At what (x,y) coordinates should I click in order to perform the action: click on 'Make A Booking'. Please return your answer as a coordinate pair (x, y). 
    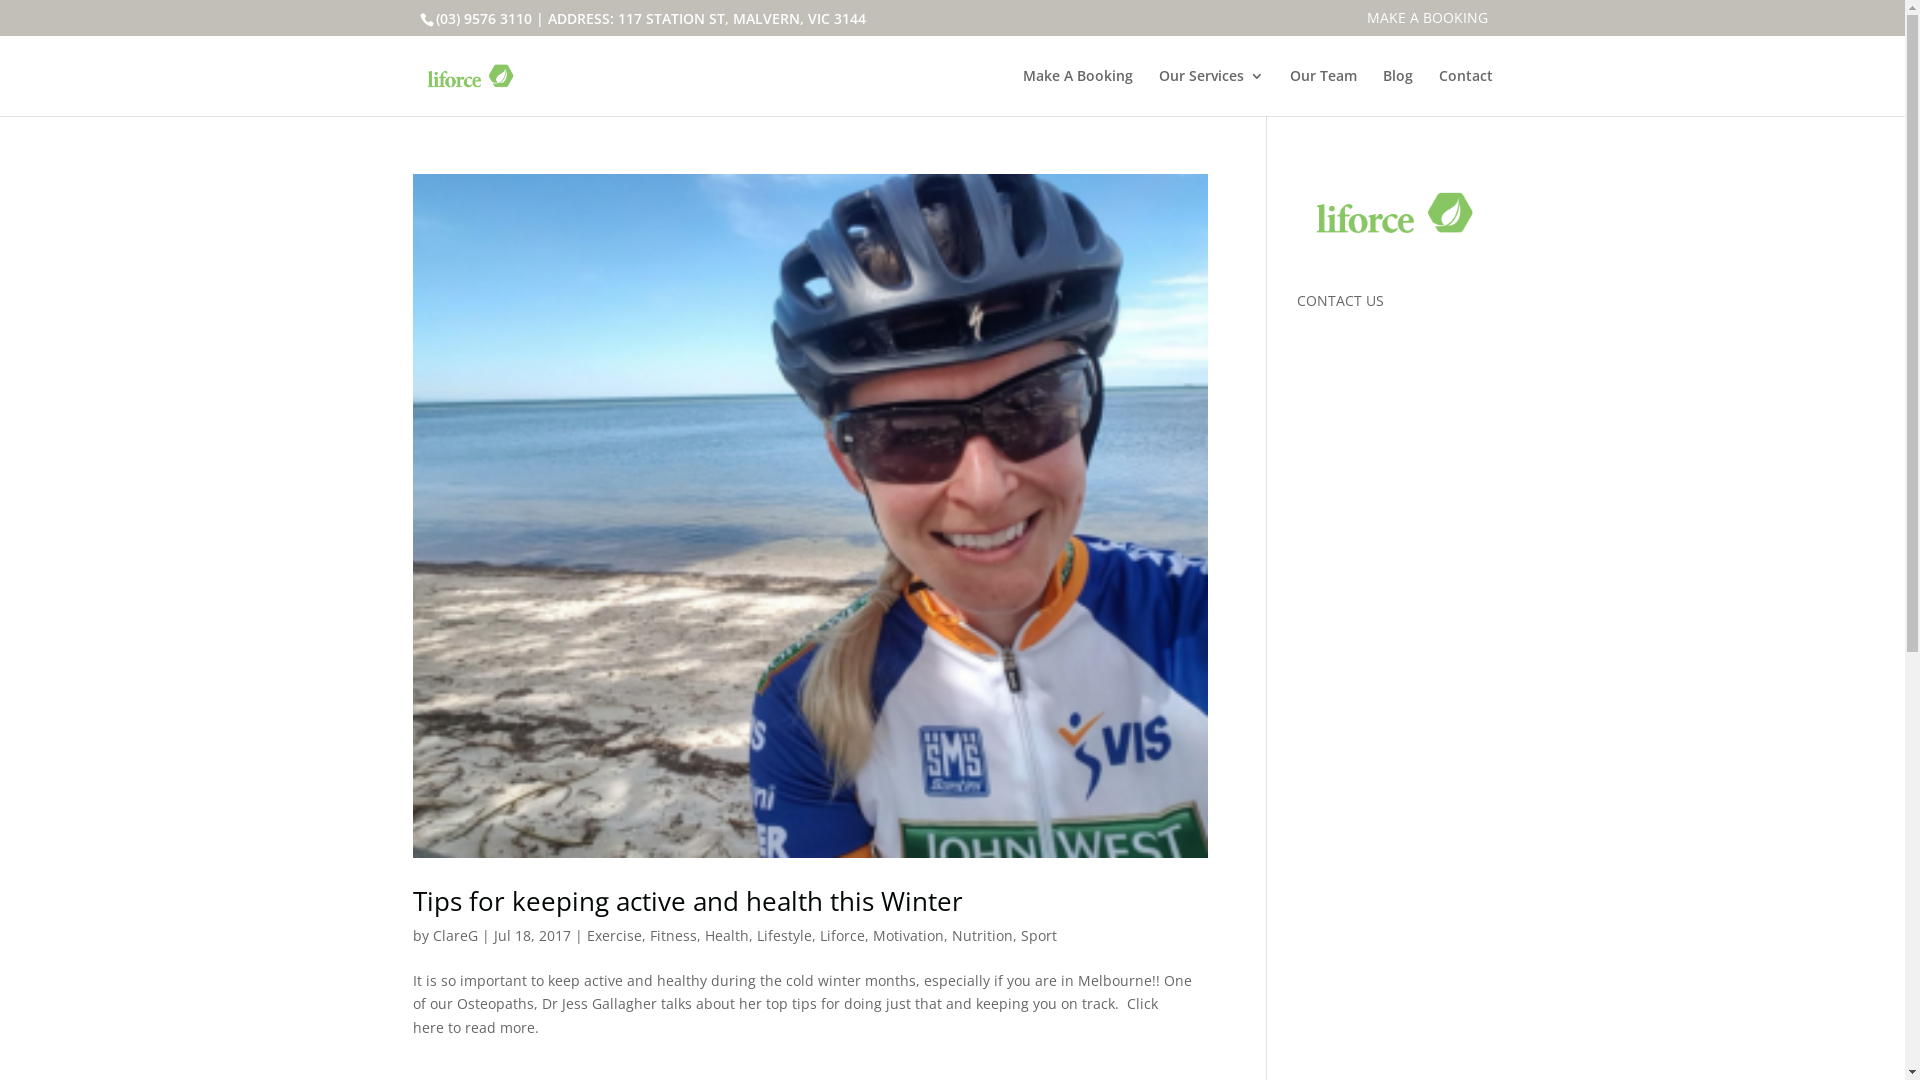
    Looking at the image, I should click on (1075, 92).